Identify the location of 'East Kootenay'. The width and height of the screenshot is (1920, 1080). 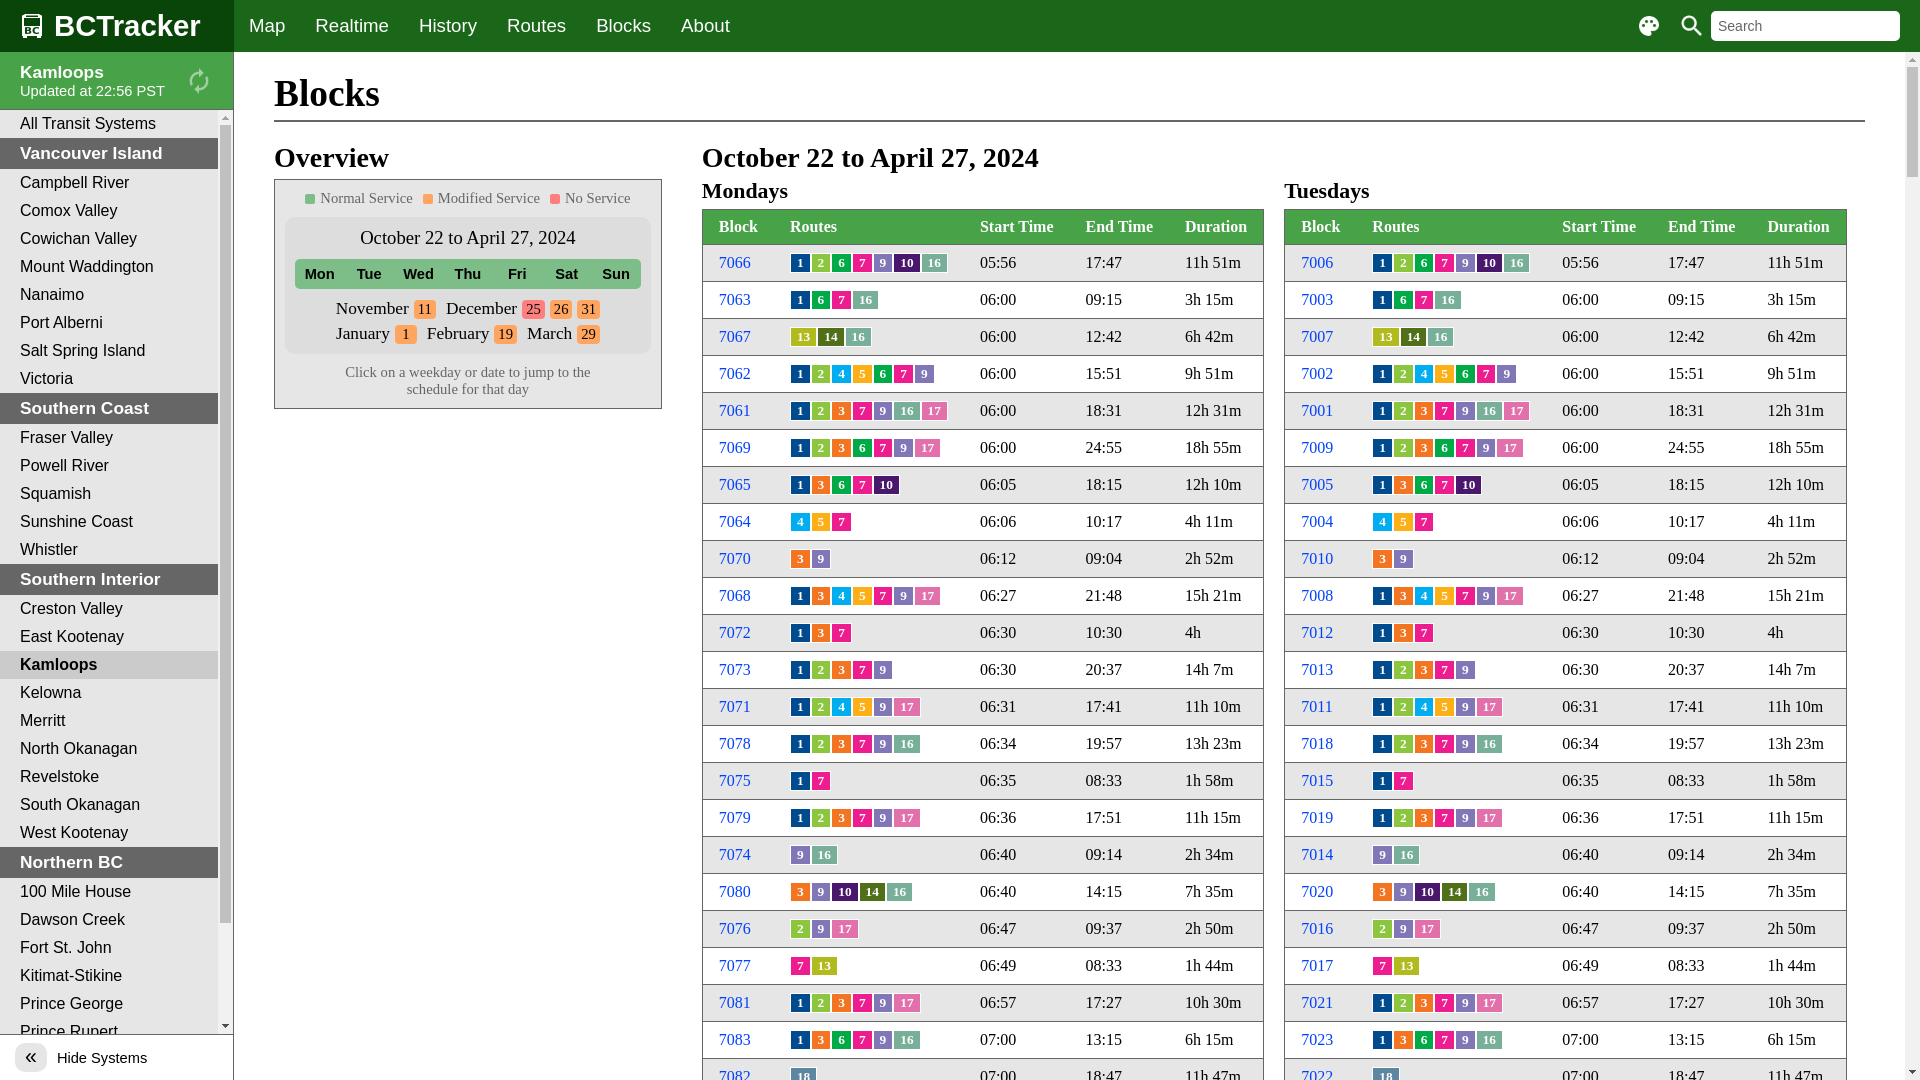
(0, 636).